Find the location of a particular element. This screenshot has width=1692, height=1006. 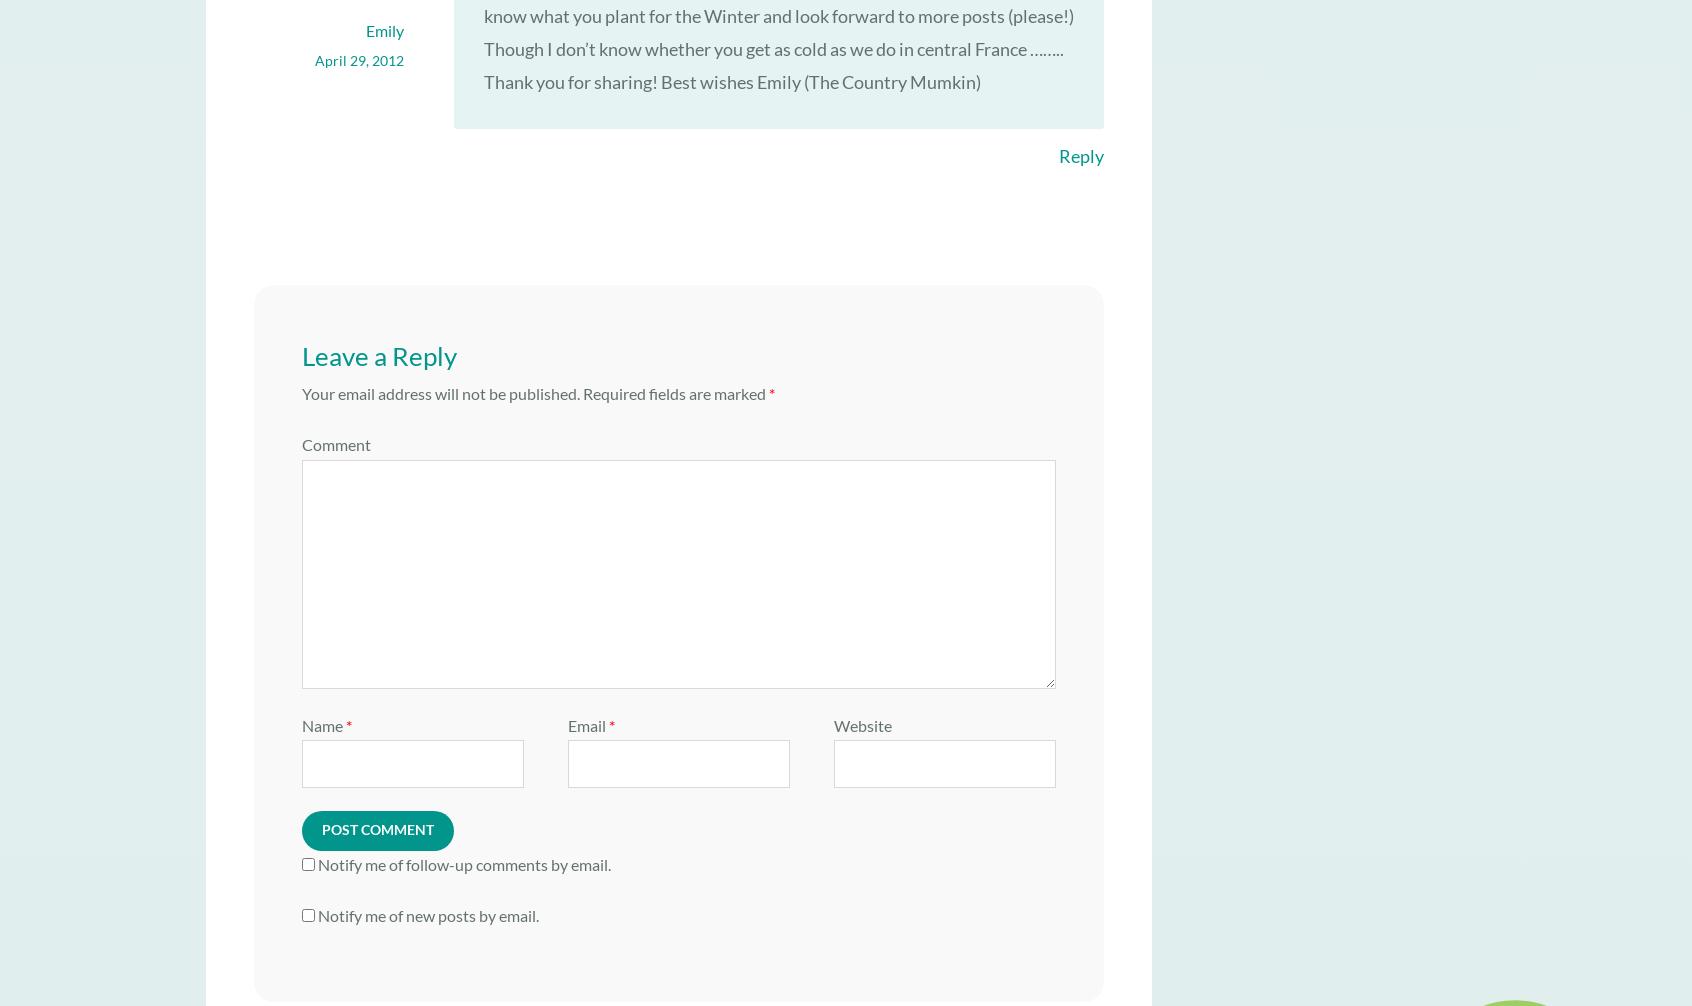

'Your email address will not be published.' is located at coordinates (301, 392).